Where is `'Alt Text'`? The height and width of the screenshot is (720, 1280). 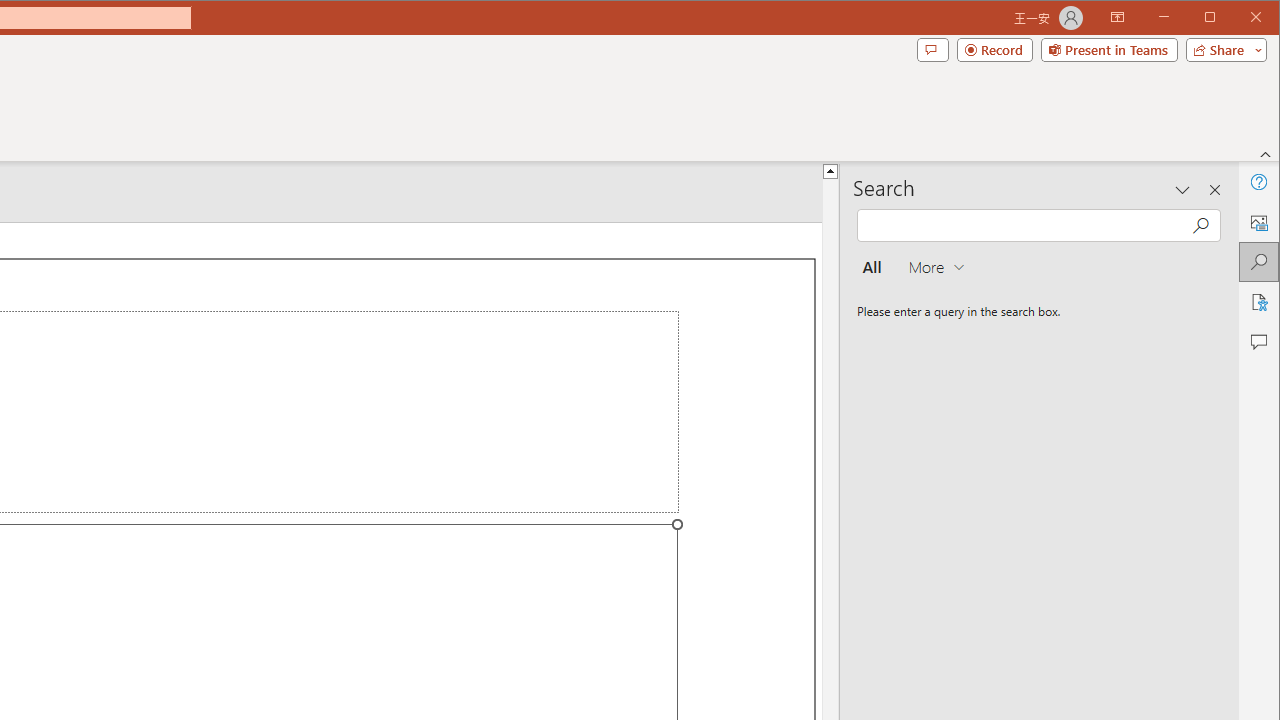
'Alt Text' is located at coordinates (1257, 222).